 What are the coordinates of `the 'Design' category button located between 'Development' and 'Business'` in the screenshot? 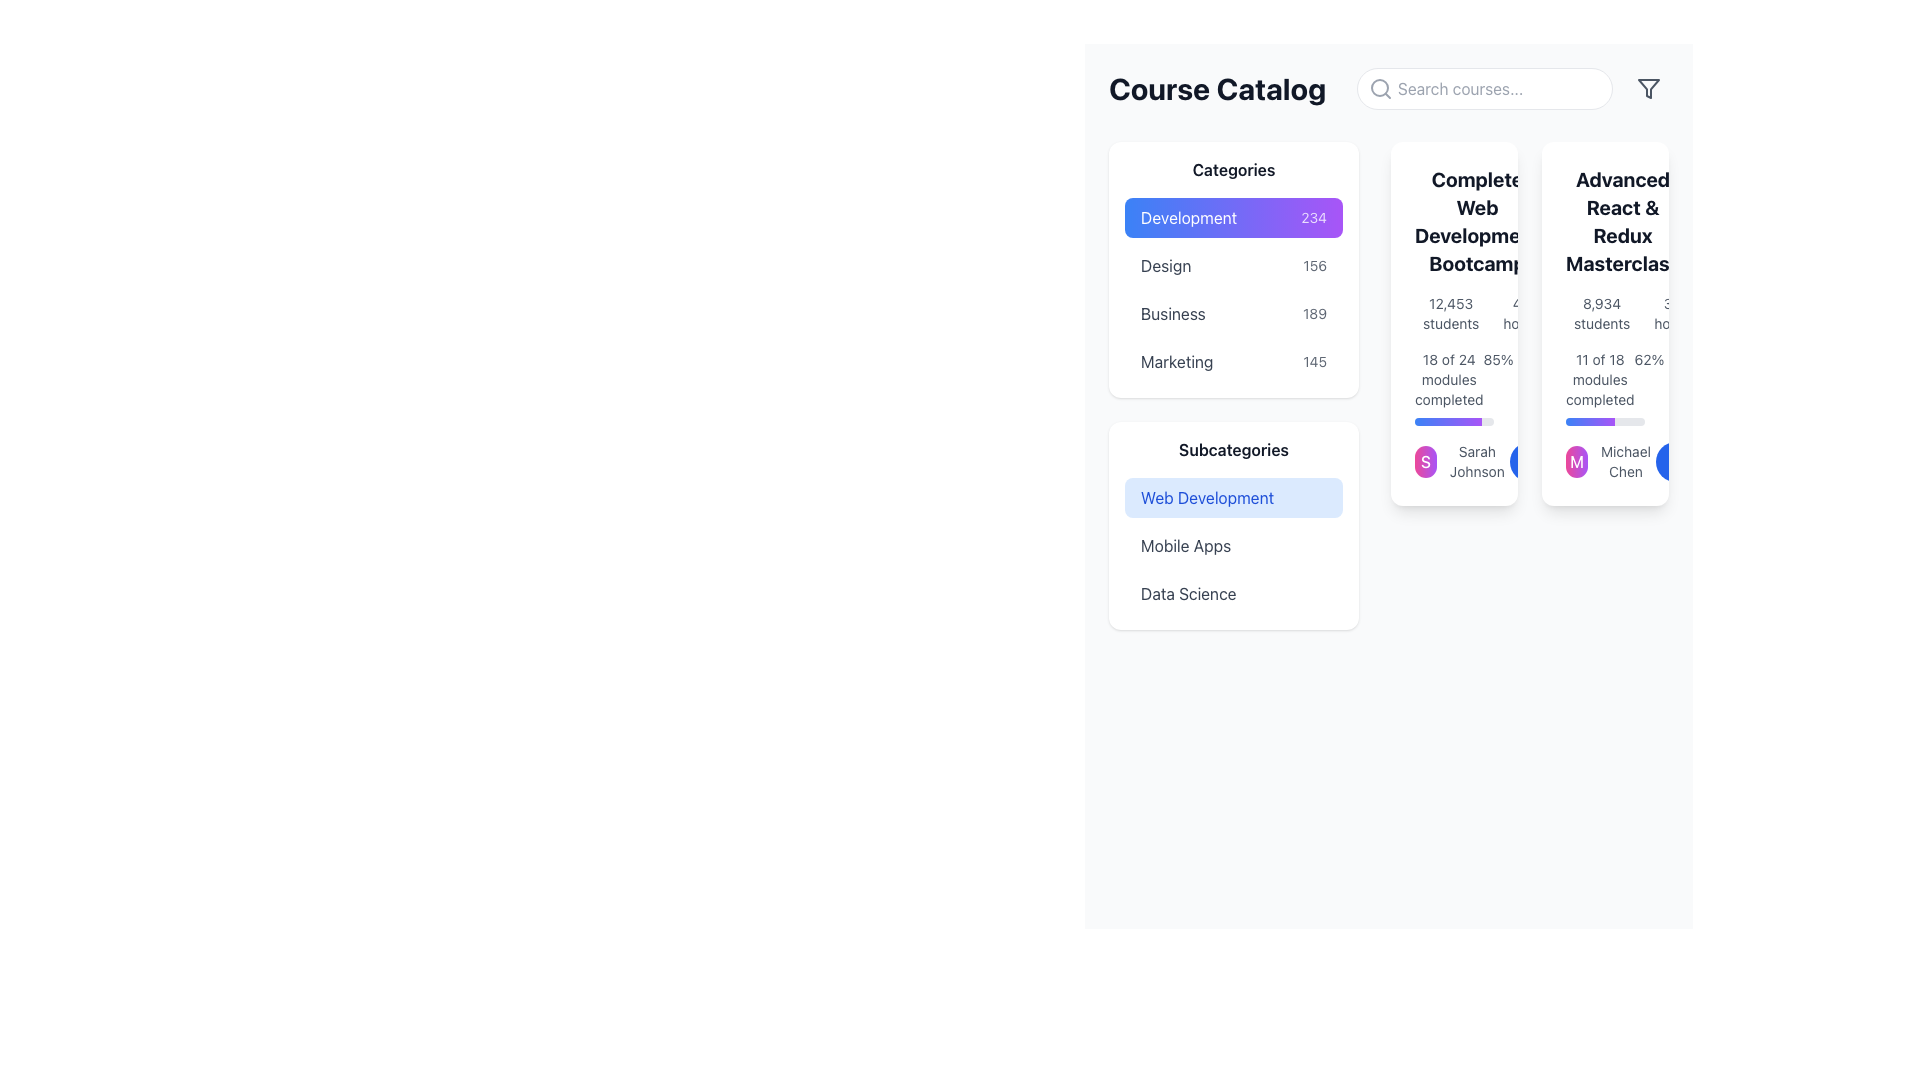 It's located at (1232, 265).